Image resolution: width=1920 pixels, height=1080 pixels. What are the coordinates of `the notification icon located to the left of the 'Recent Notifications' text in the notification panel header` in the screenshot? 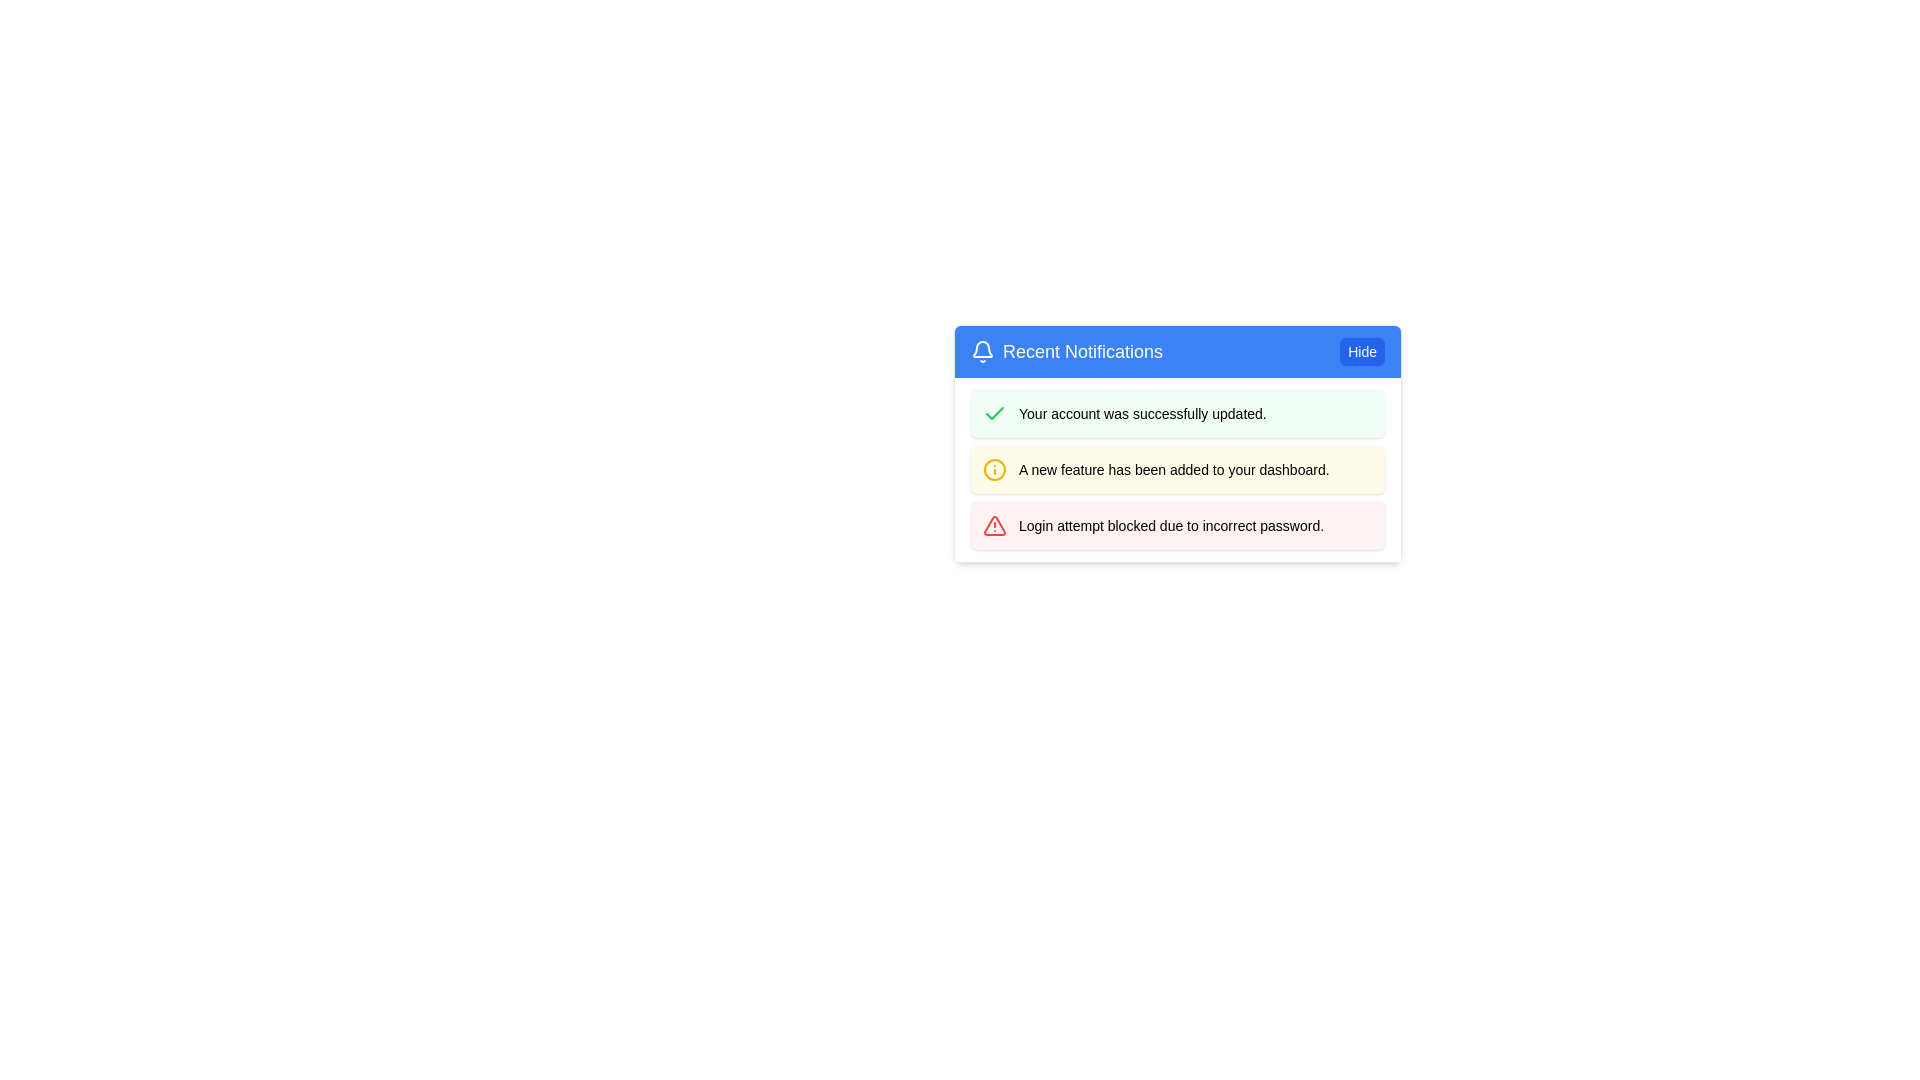 It's located at (983, 348).